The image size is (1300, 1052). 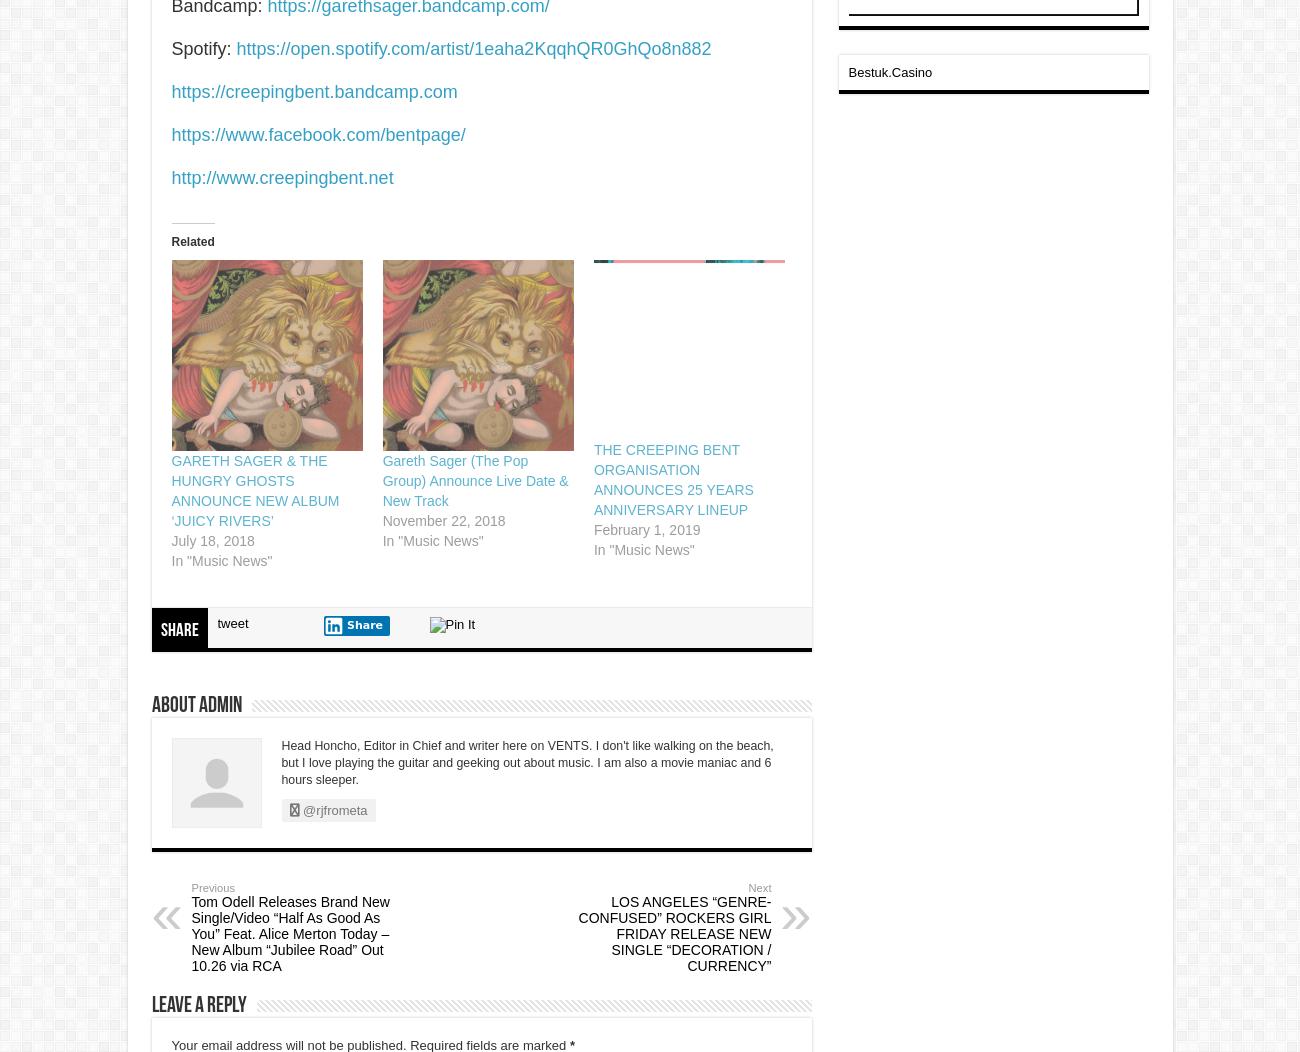 What do you see at coordinates (192, 240) in the screenshot?
I see `'Related'` at bounding box center [192, 240].